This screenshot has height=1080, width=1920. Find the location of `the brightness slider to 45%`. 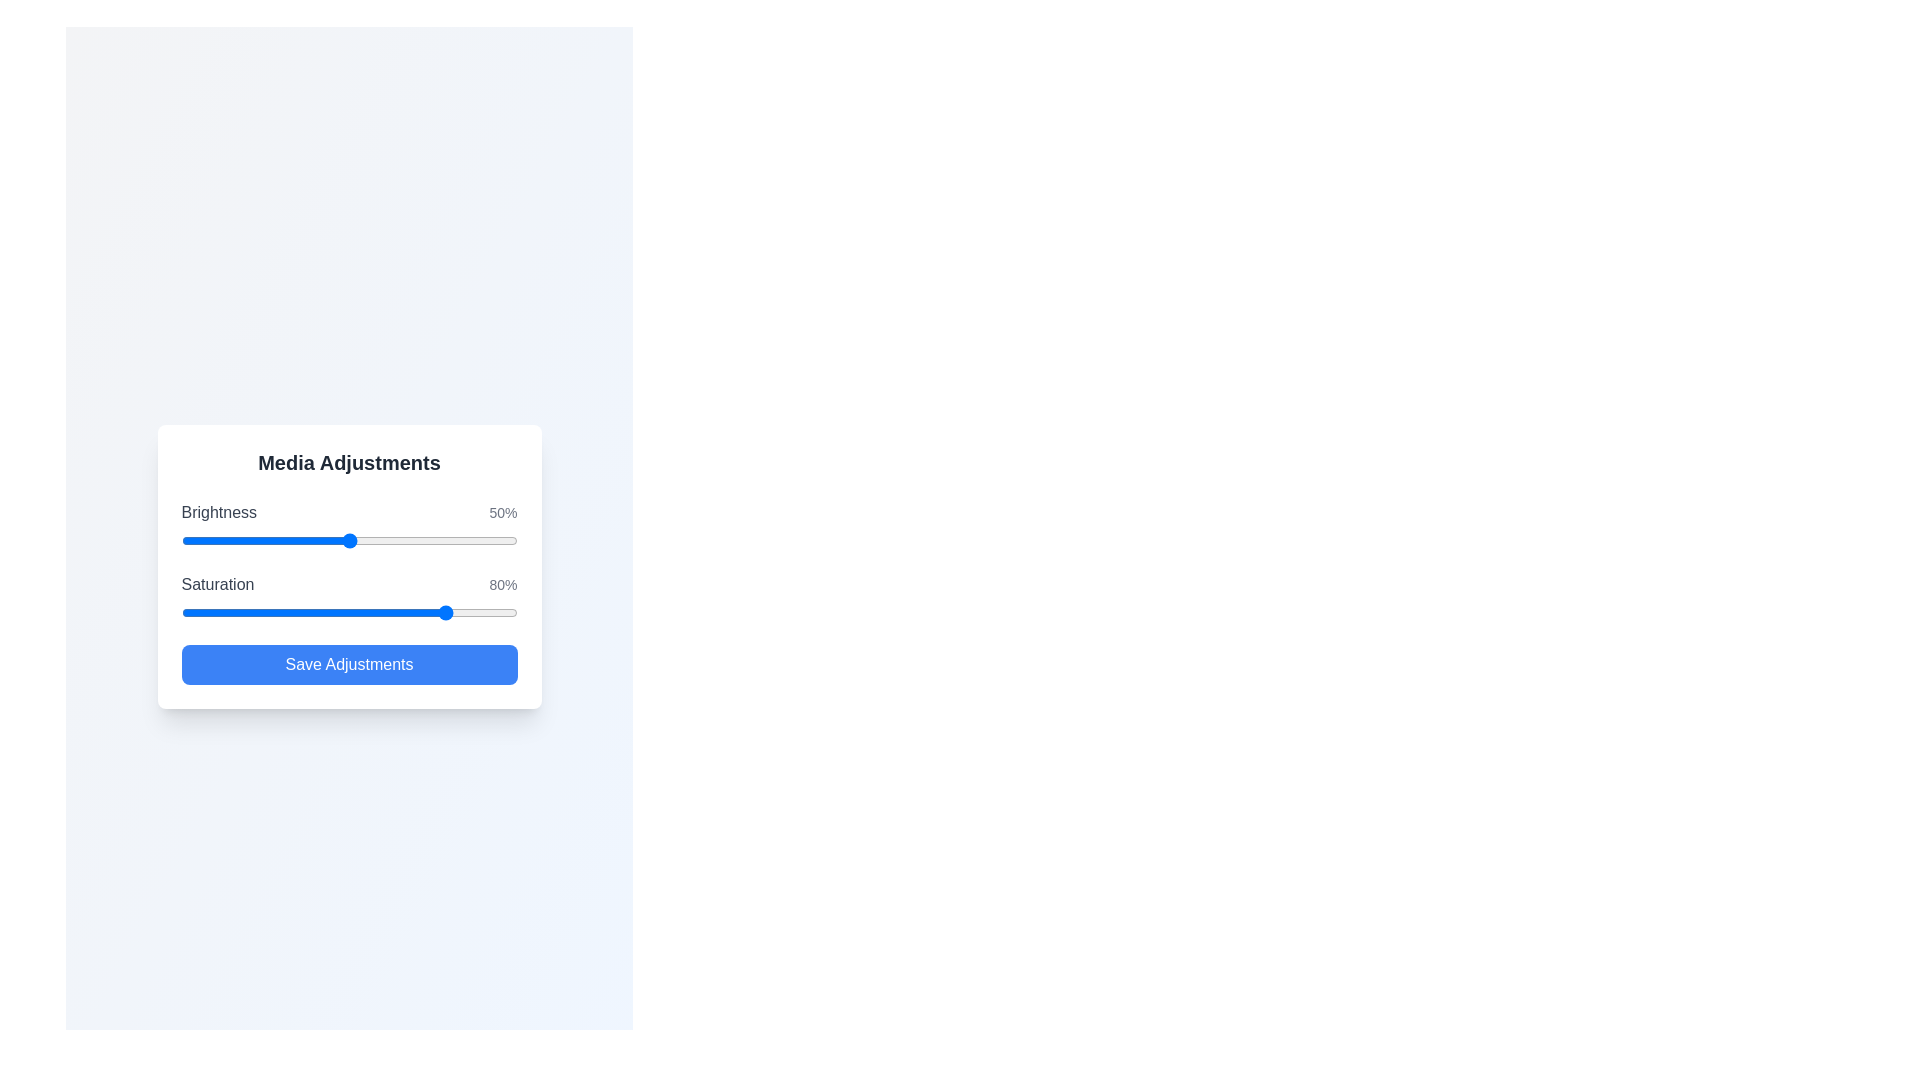

the brightness slider to 45% is located at coordinates (332, 540).